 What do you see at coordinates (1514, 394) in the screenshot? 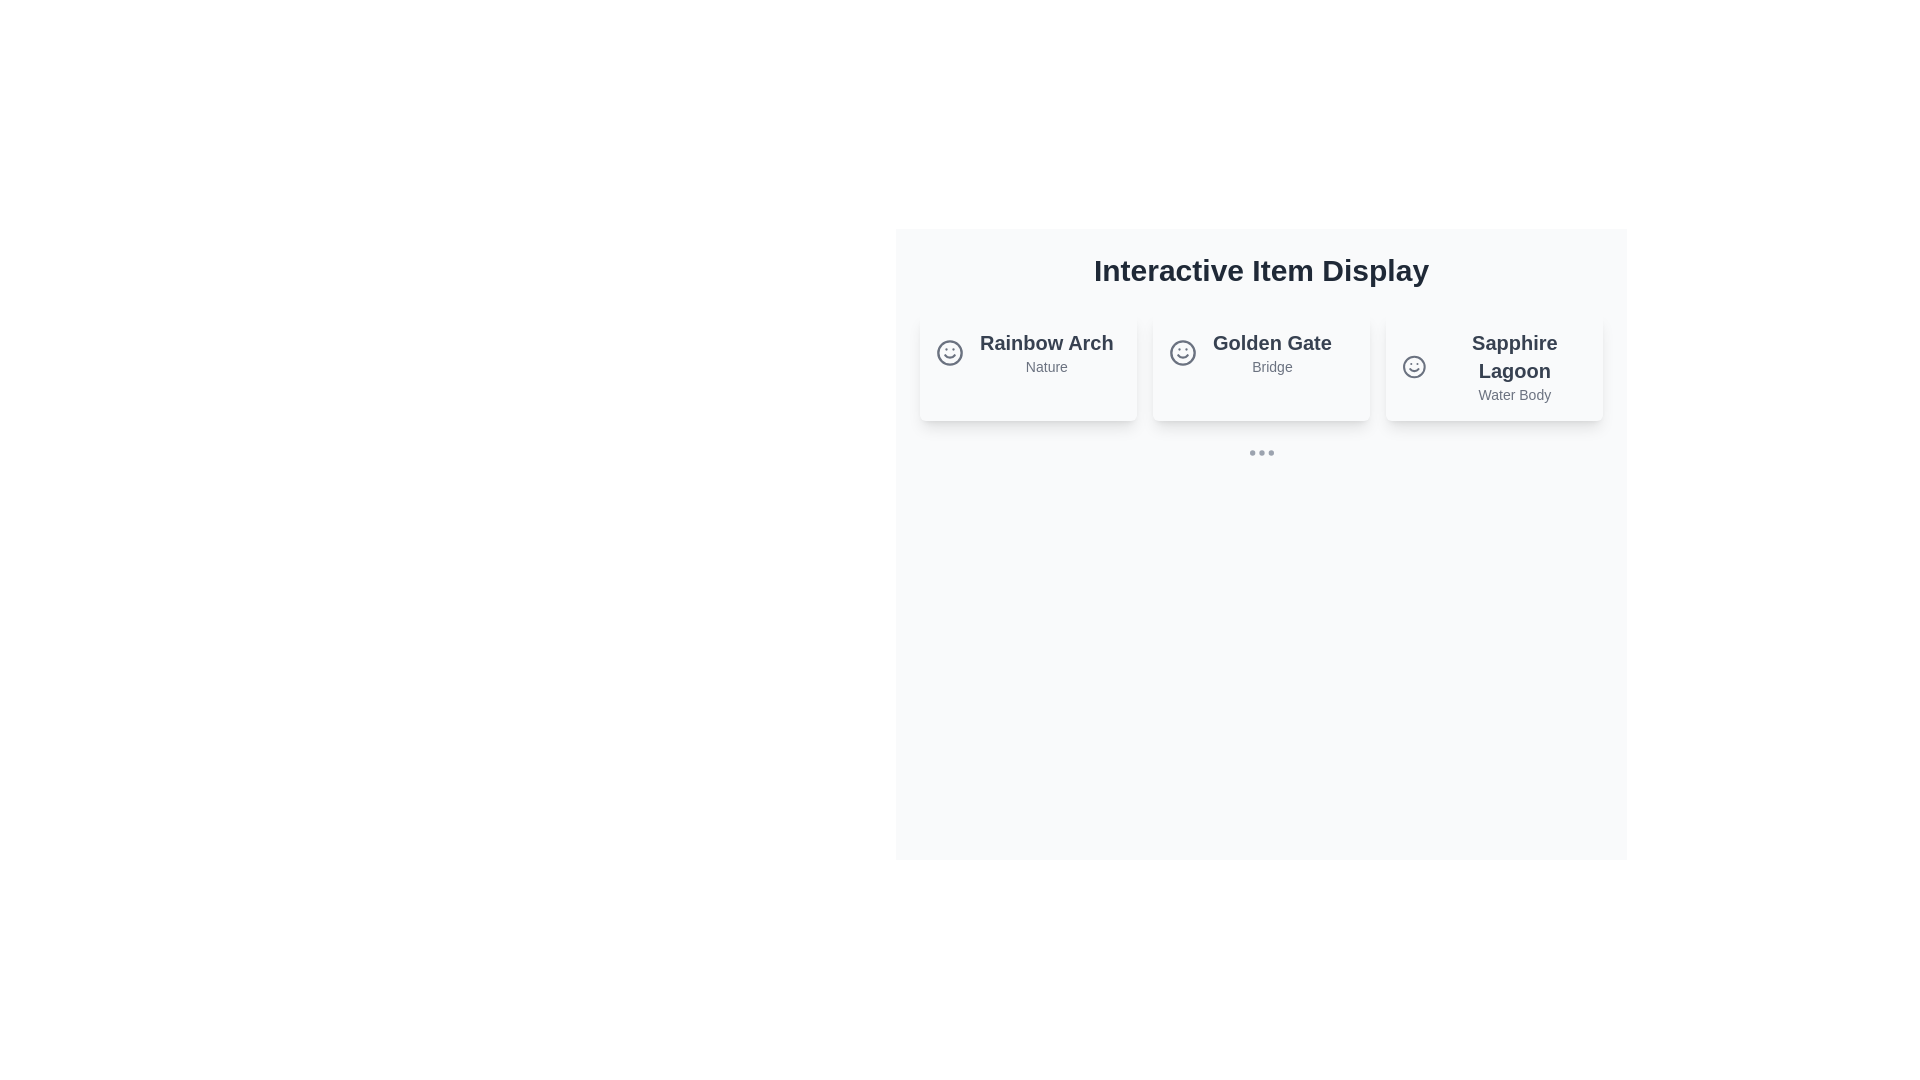
I see `the text label reading 'Water Body', which is styled in light gray and located beneath 'Sapphire Lagoon' in the rightmost card of the interactive item list` at bounding box center [1514, 394].